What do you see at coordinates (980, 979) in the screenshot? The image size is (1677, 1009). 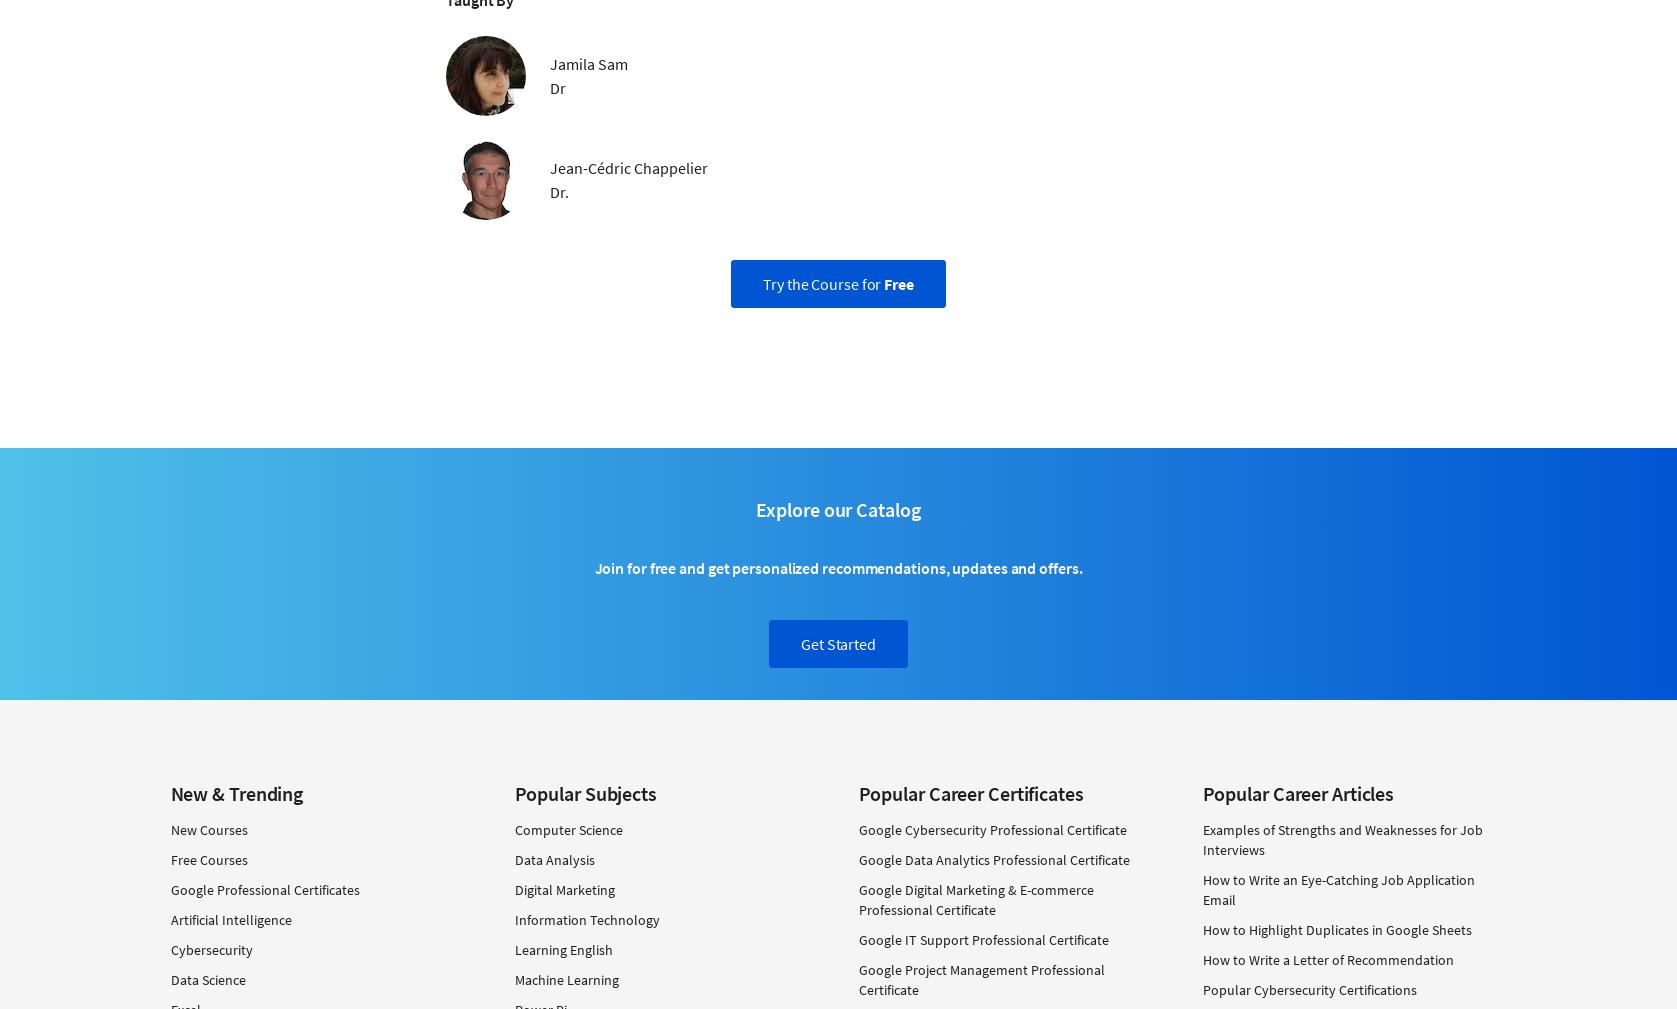 I see `'Google Project Management Professional Certificate'` at bounding box center [980, 979].